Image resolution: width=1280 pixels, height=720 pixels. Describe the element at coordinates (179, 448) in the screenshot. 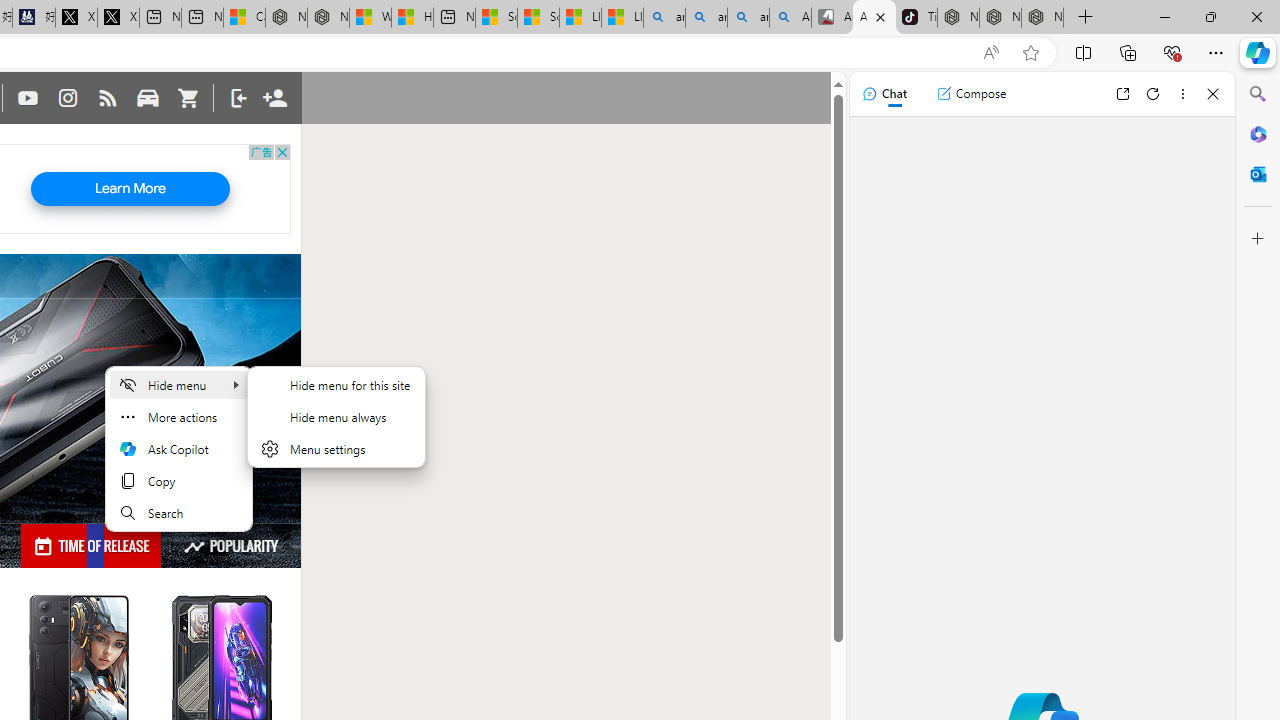

I see `'Mini menu on text selection'` at that location.